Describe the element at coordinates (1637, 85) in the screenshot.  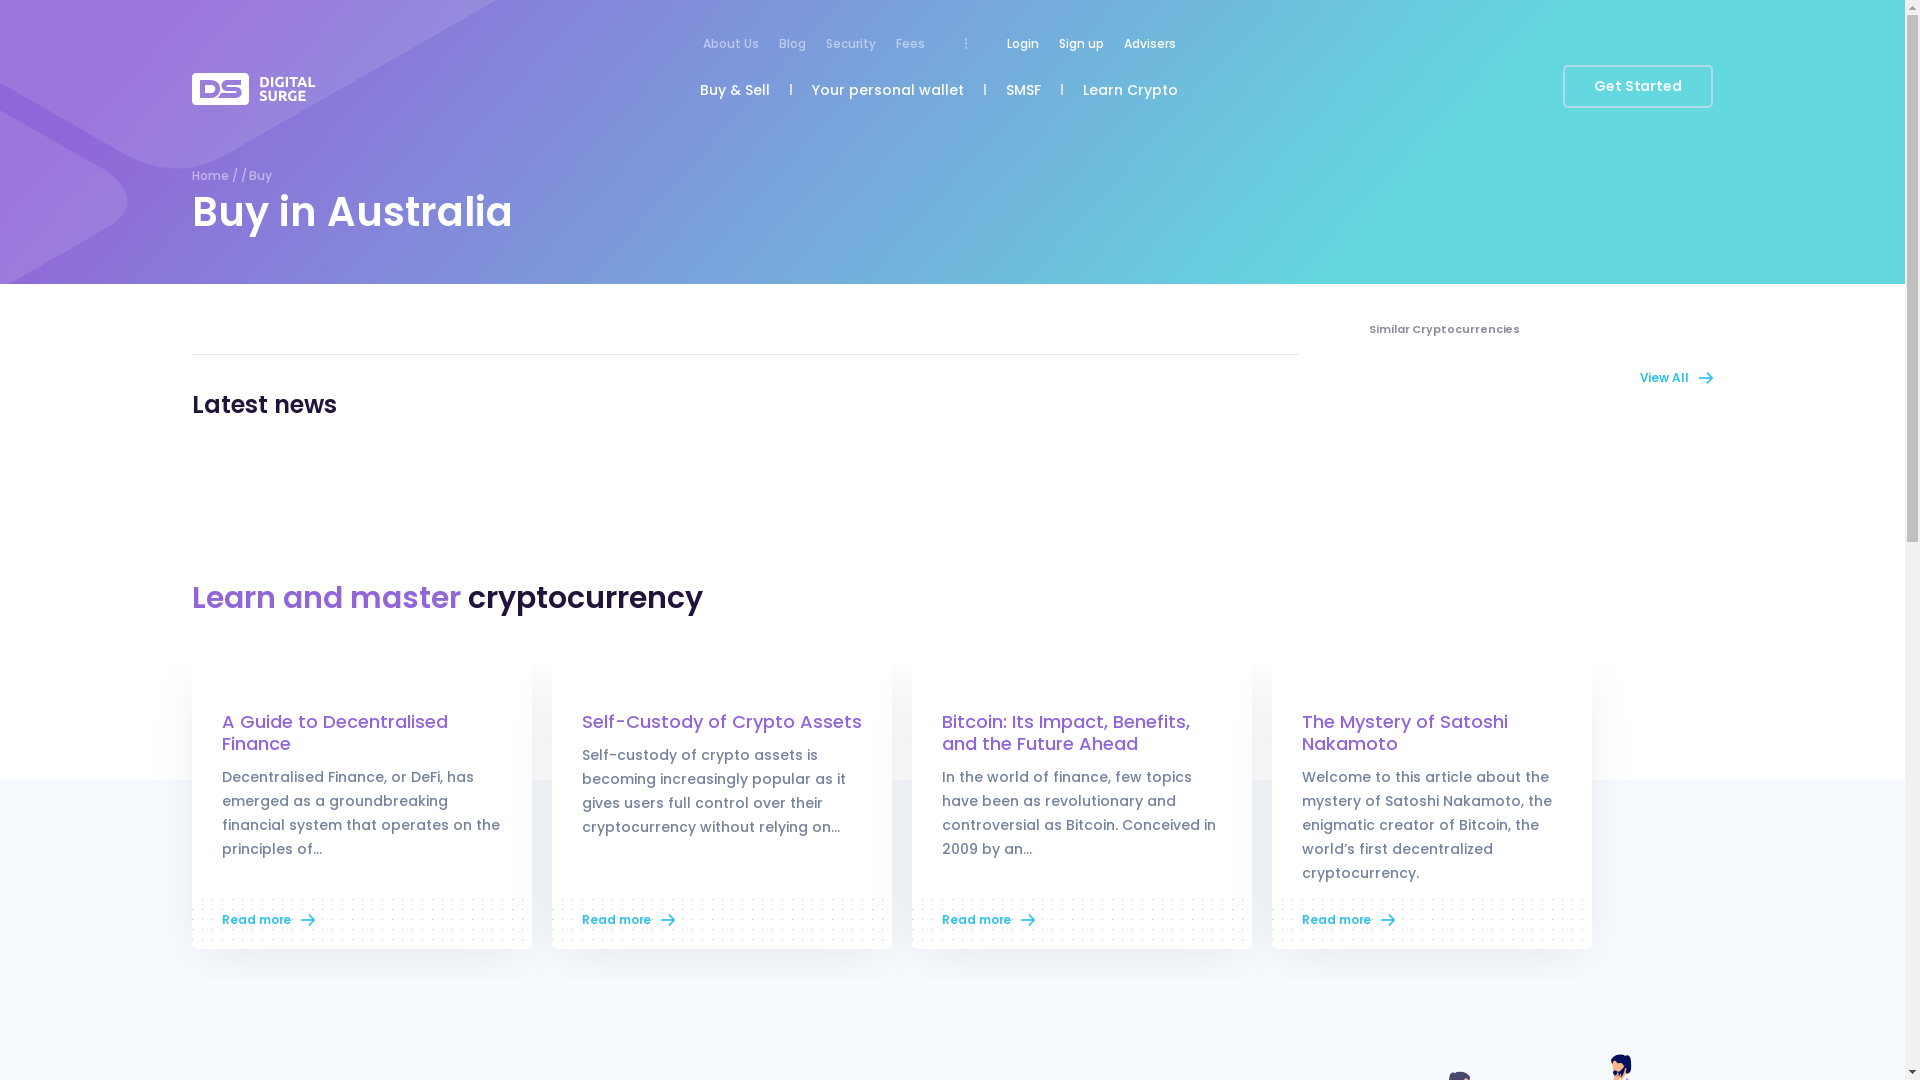
I see `'Get Started'` at that location.